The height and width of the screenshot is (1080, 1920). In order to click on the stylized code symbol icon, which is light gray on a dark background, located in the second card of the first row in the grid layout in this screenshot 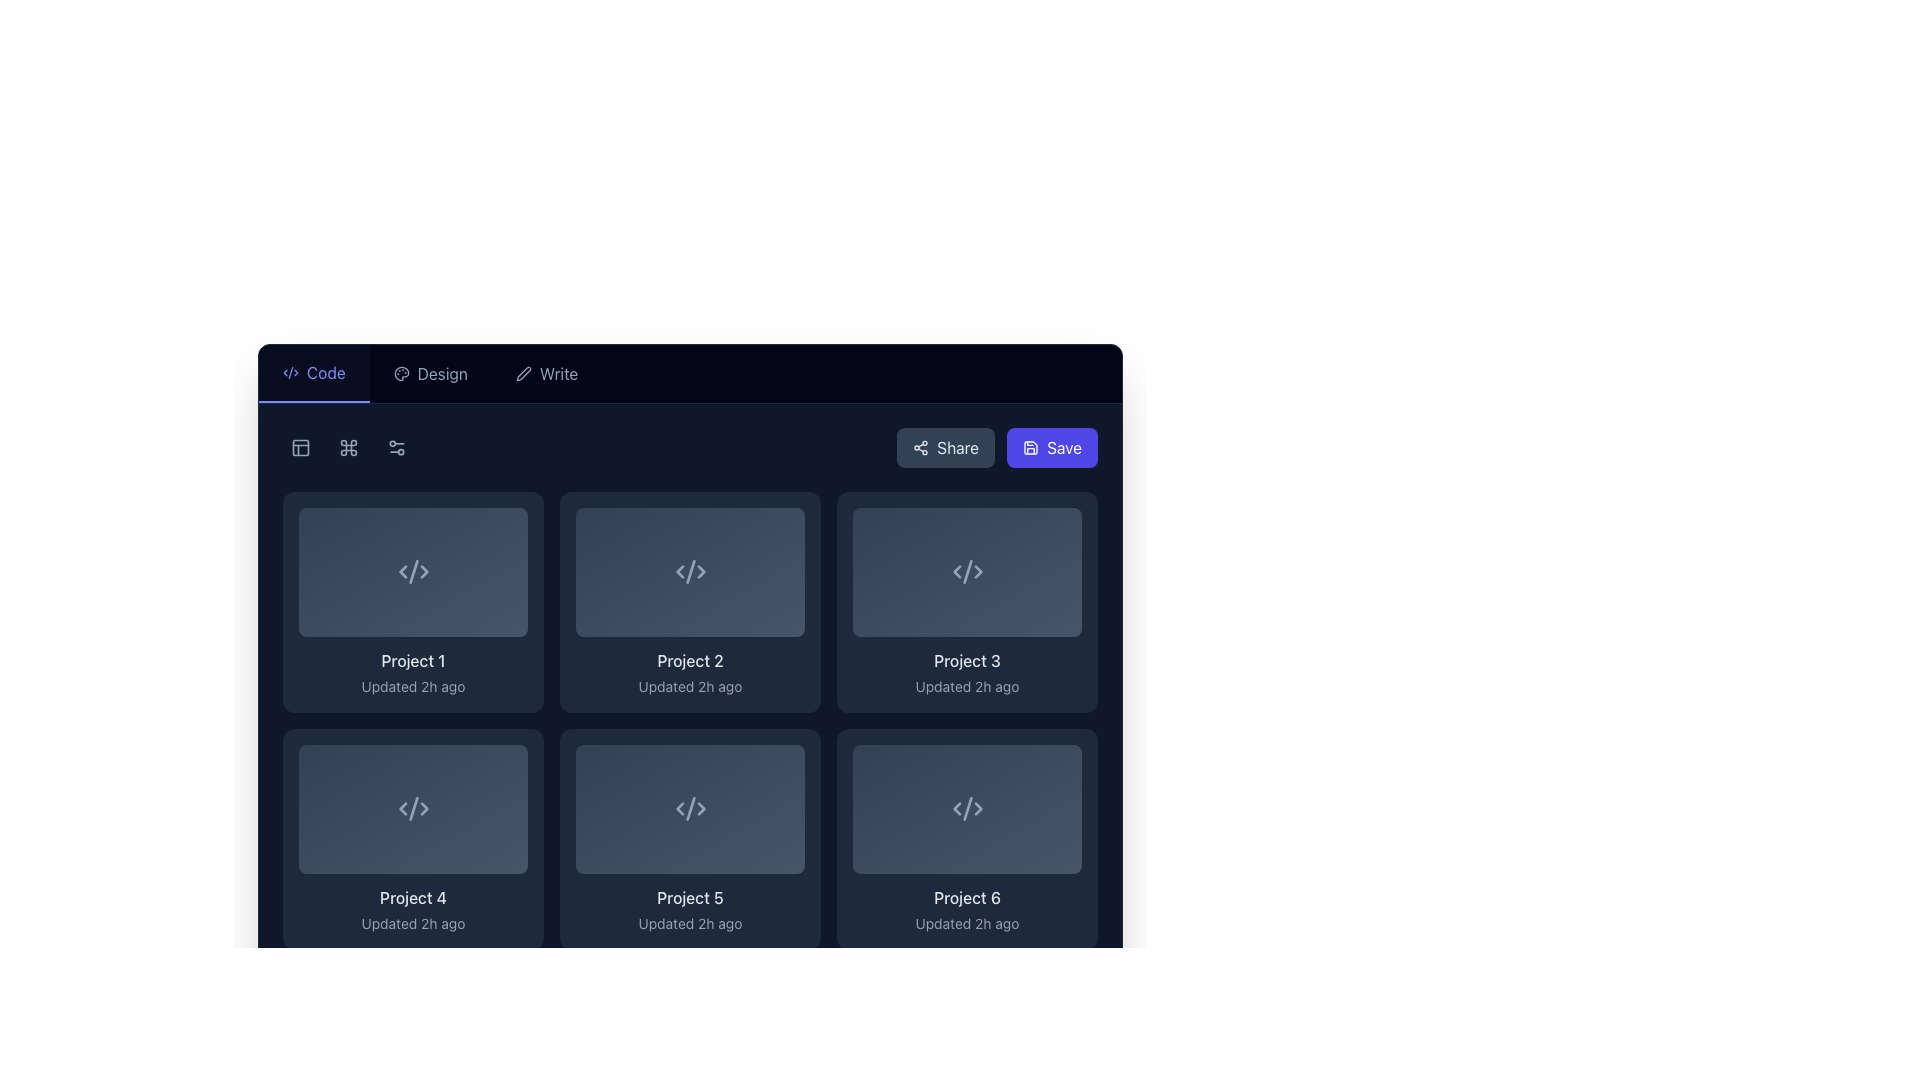, I will do `click(690, 572)`.